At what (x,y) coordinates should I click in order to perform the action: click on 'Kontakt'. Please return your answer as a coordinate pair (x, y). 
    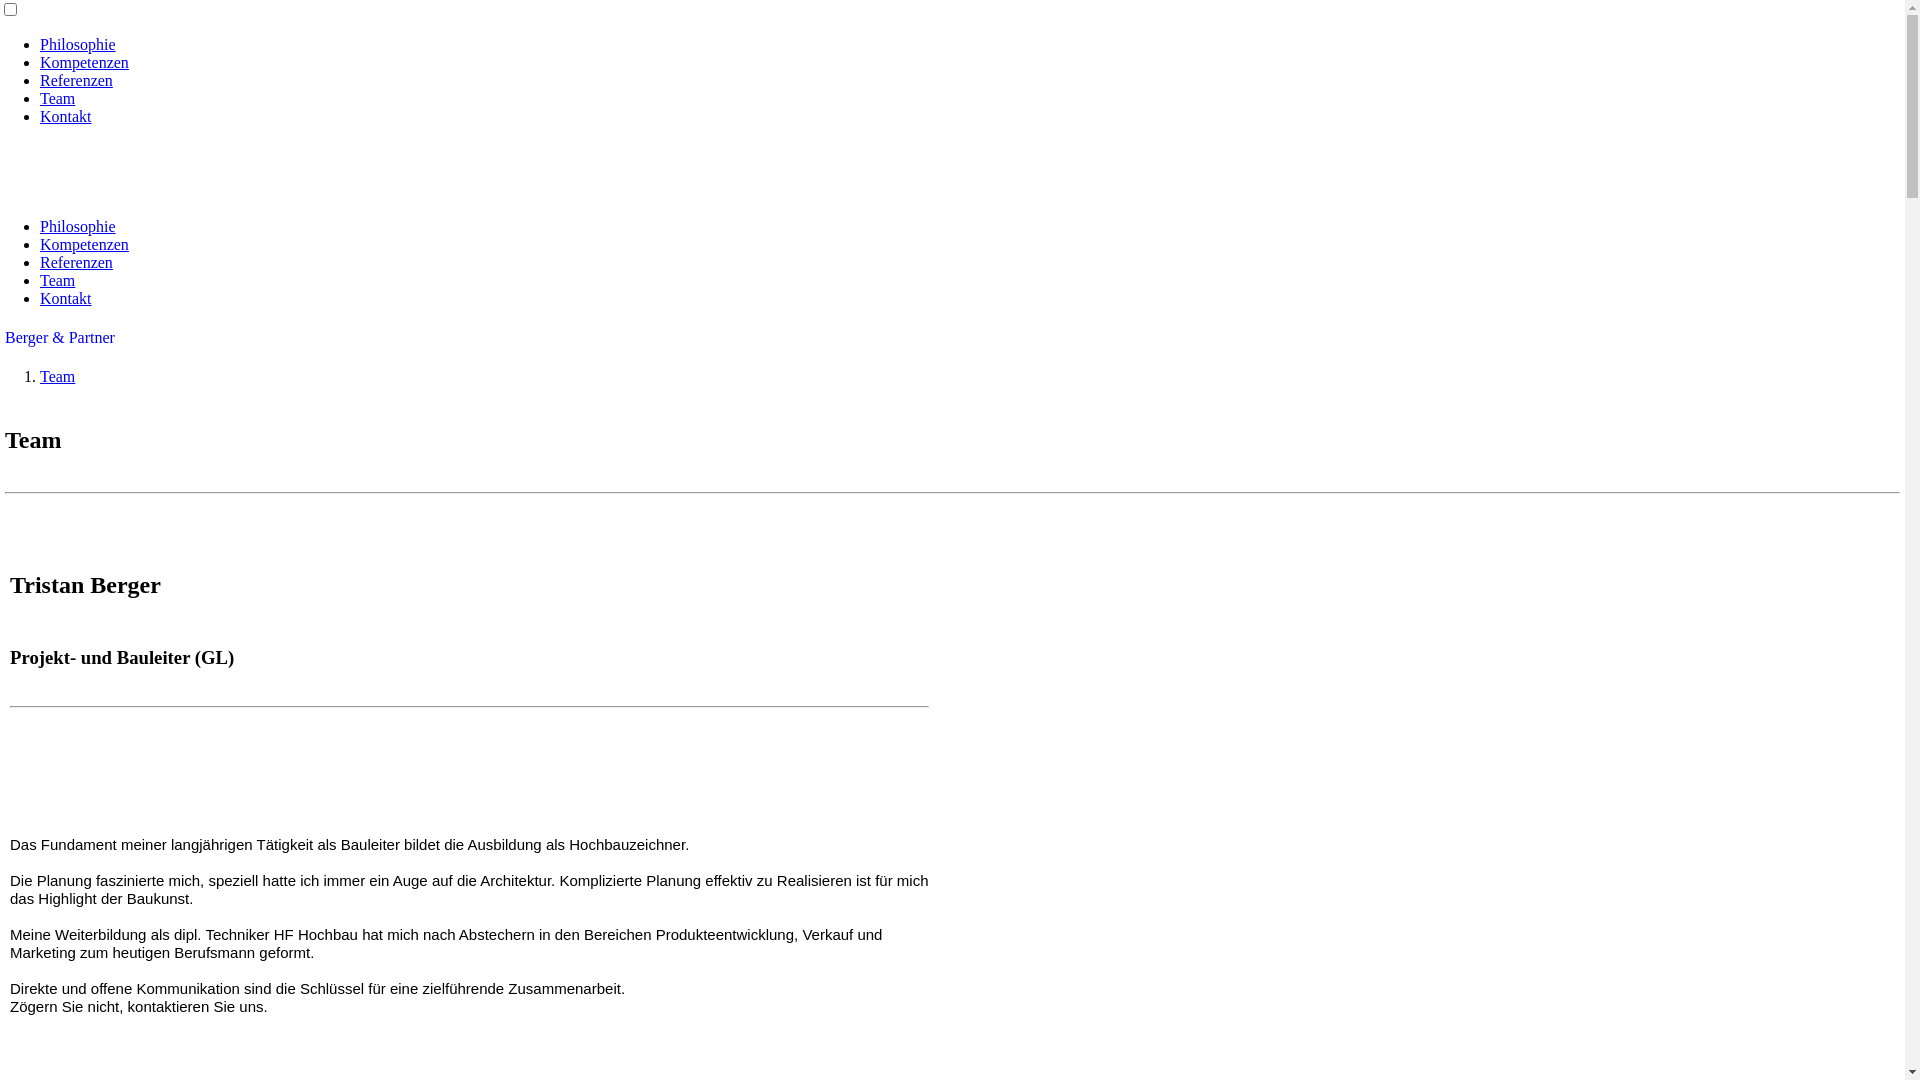
    Looking at the image, I should click on (66, 298).